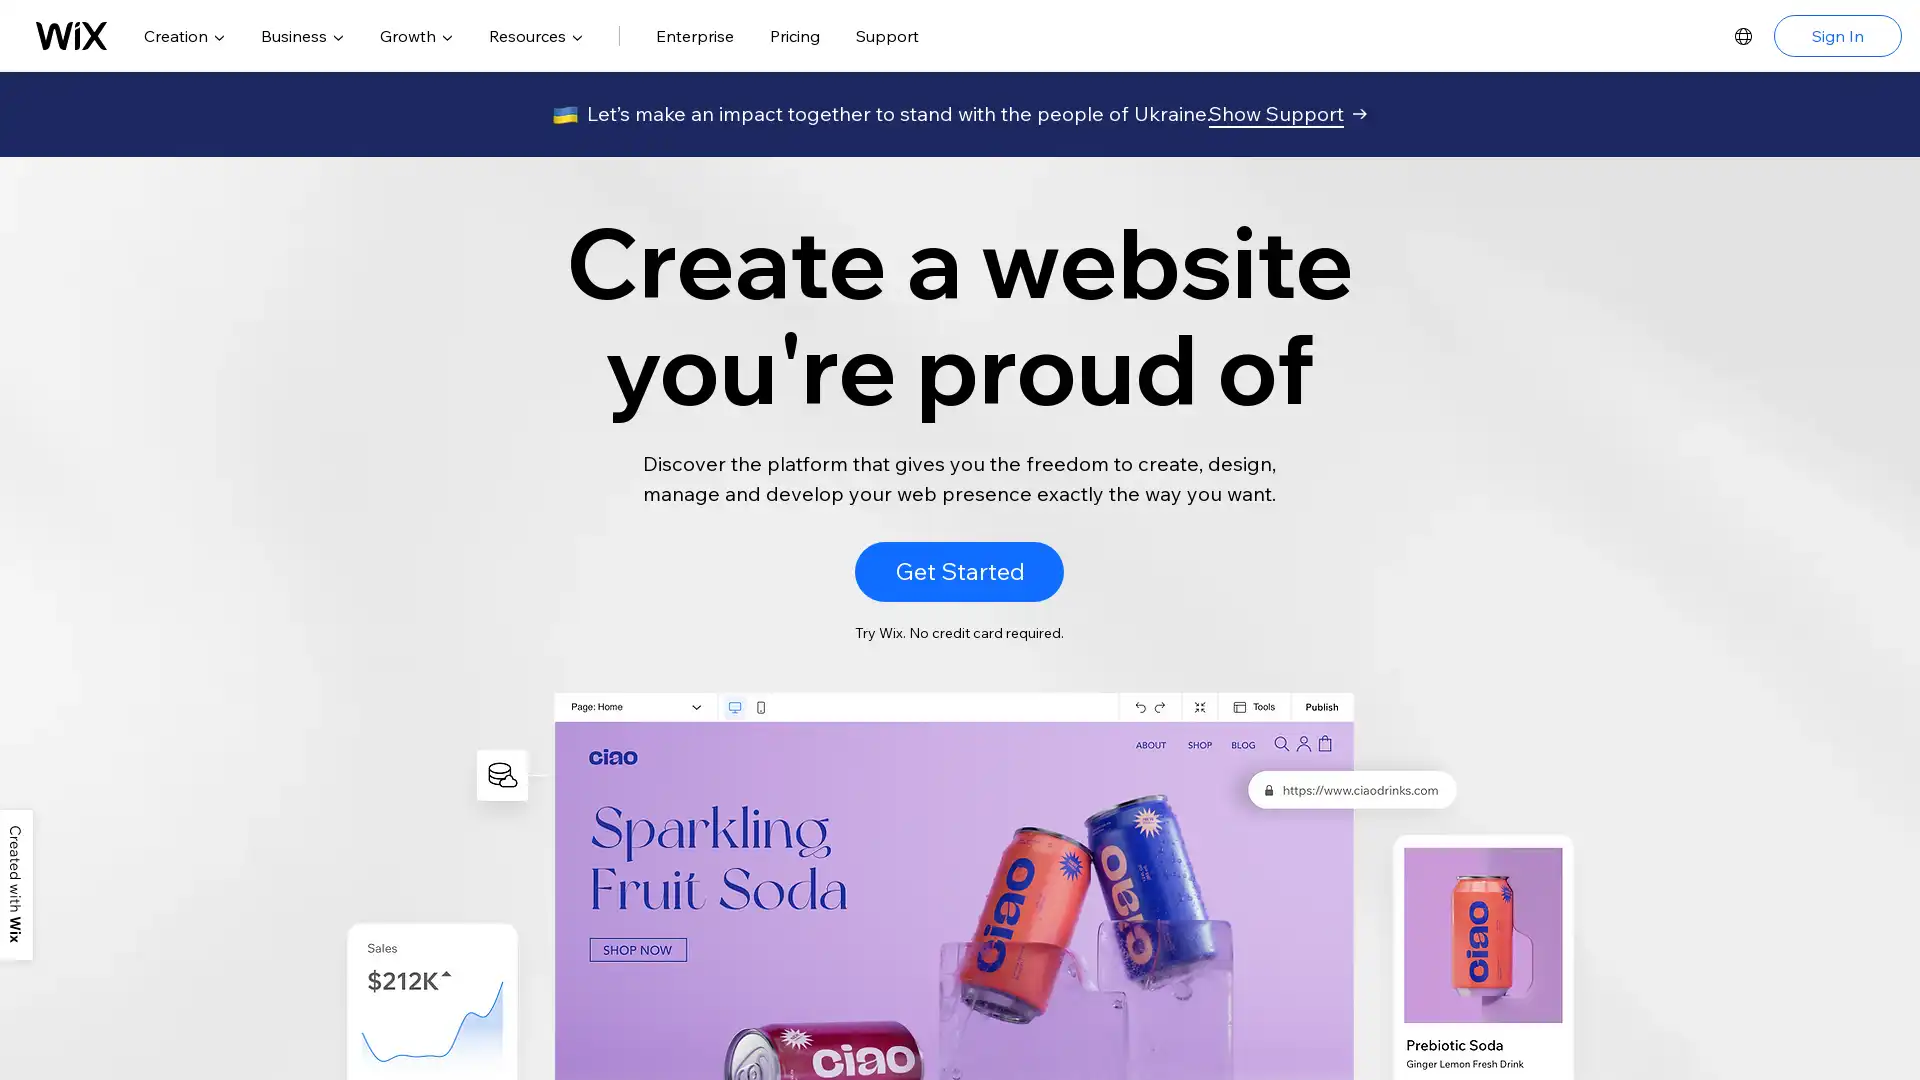 This screenshot has height=1080, width=1920. I want to click on Growth, so click(415, 34).